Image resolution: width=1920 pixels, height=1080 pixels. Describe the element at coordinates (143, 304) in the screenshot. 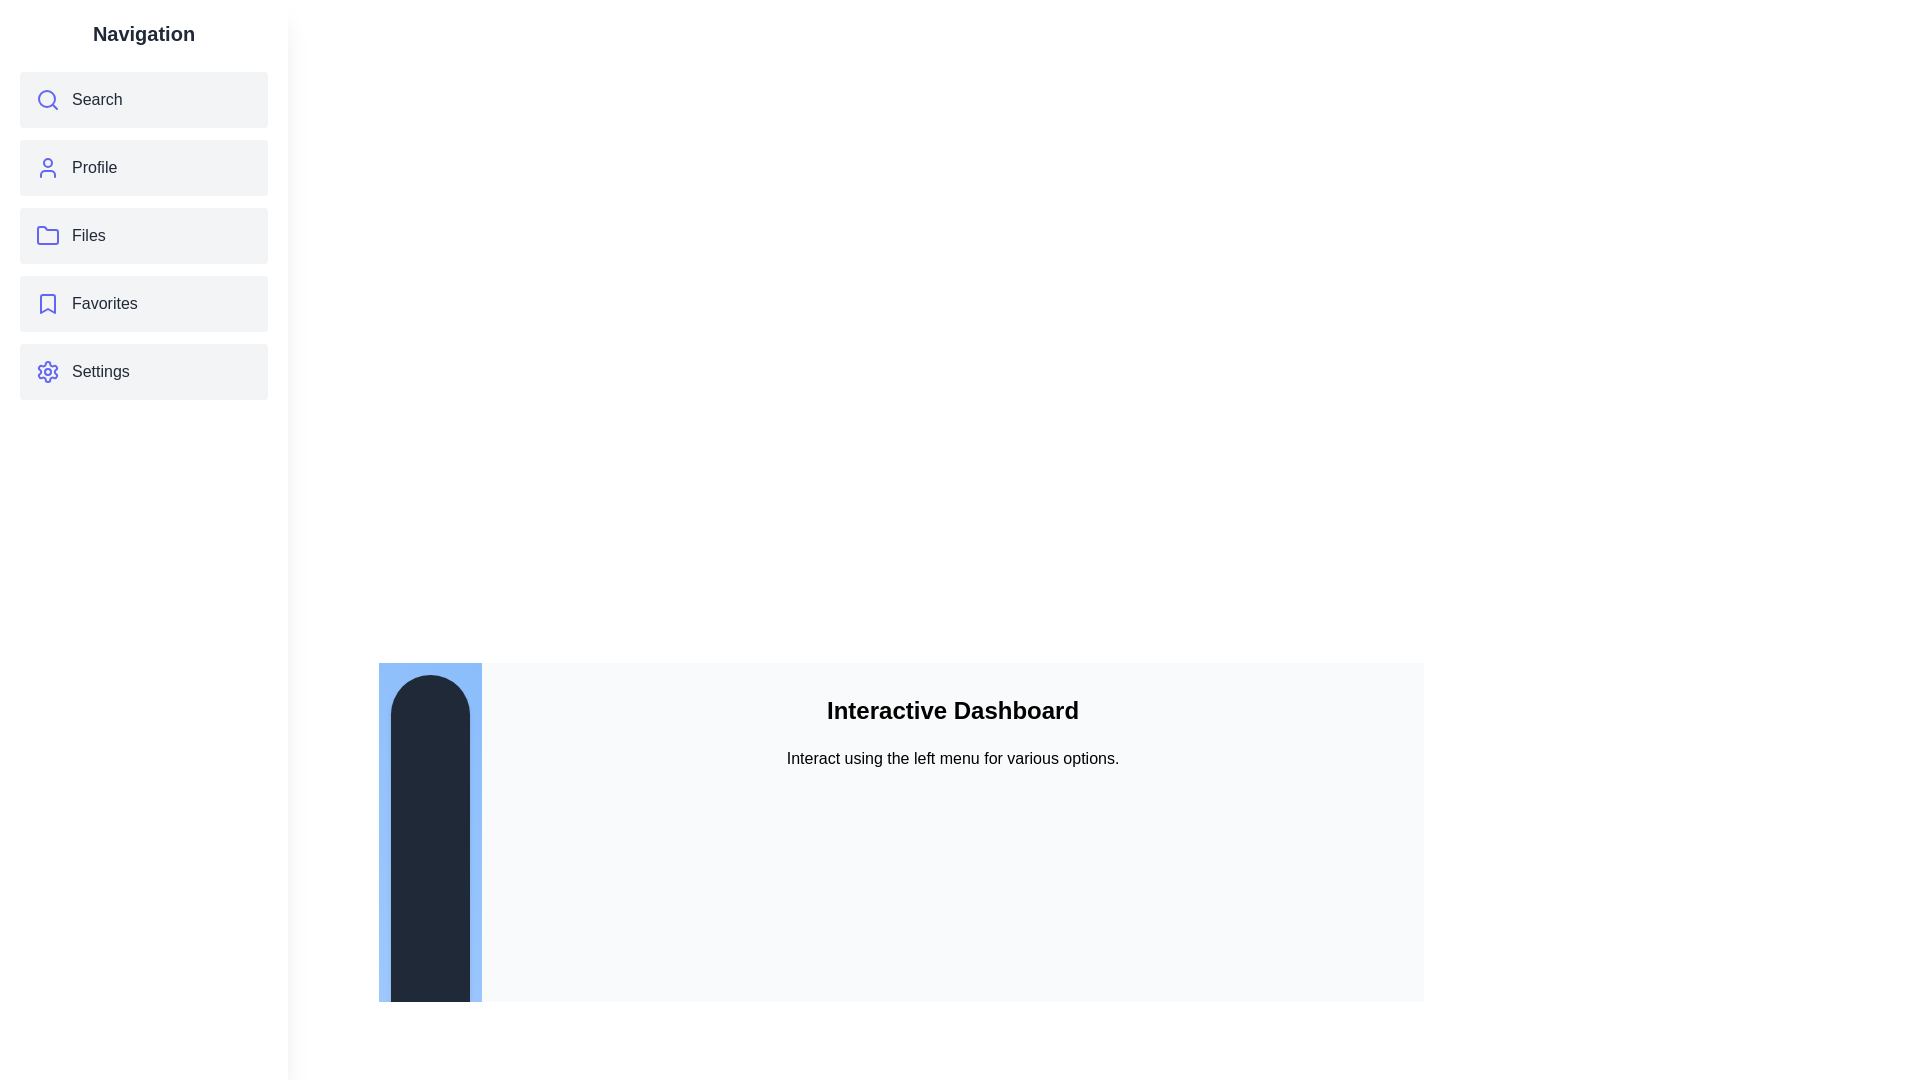

I see `the menu item Favorites to observe its hover effect` at that location.